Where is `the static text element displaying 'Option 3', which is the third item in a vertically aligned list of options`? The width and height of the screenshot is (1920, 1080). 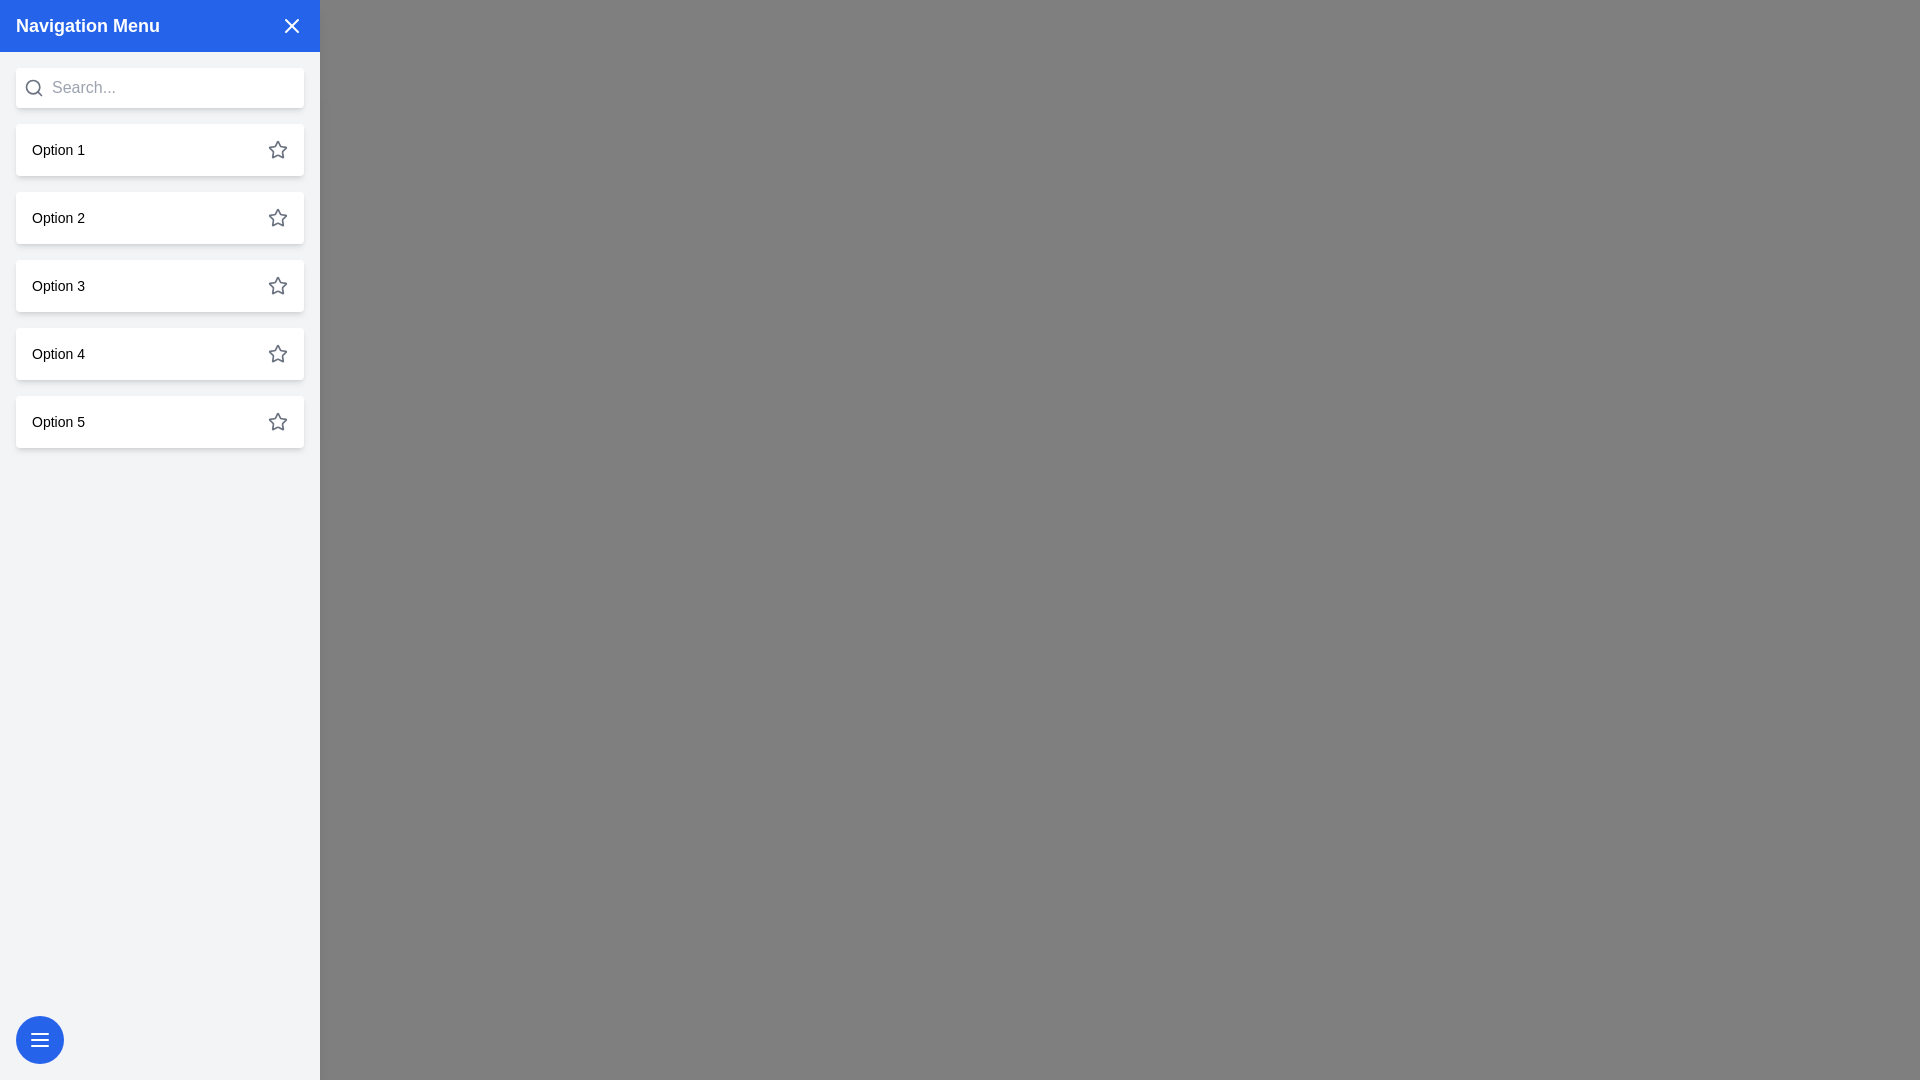 the static text element displaying 'Option 3', which is the third item in a vertically aligned list of options is located at coordinates (58, 285).